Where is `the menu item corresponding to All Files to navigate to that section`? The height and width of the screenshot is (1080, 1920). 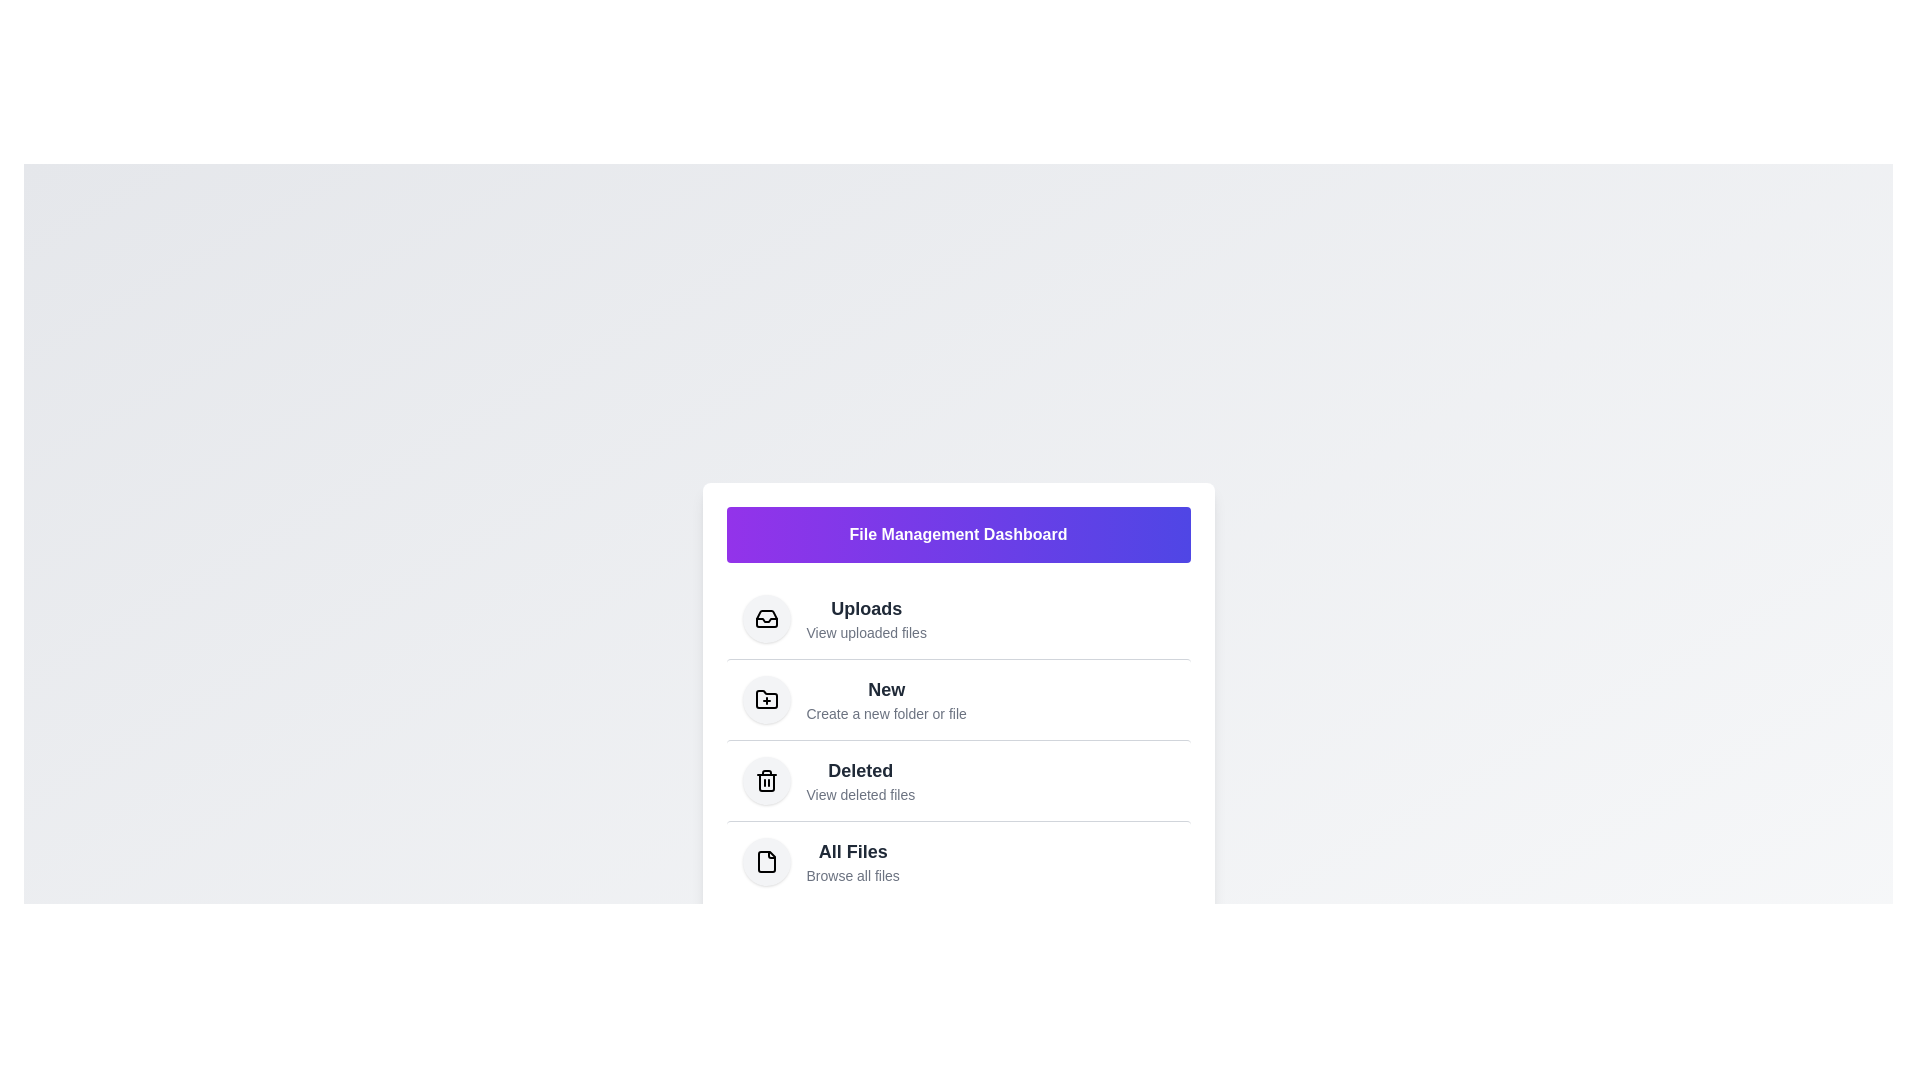
the menu item corresponding to All Files to navigate to that section is located at coordinates (853, 860).